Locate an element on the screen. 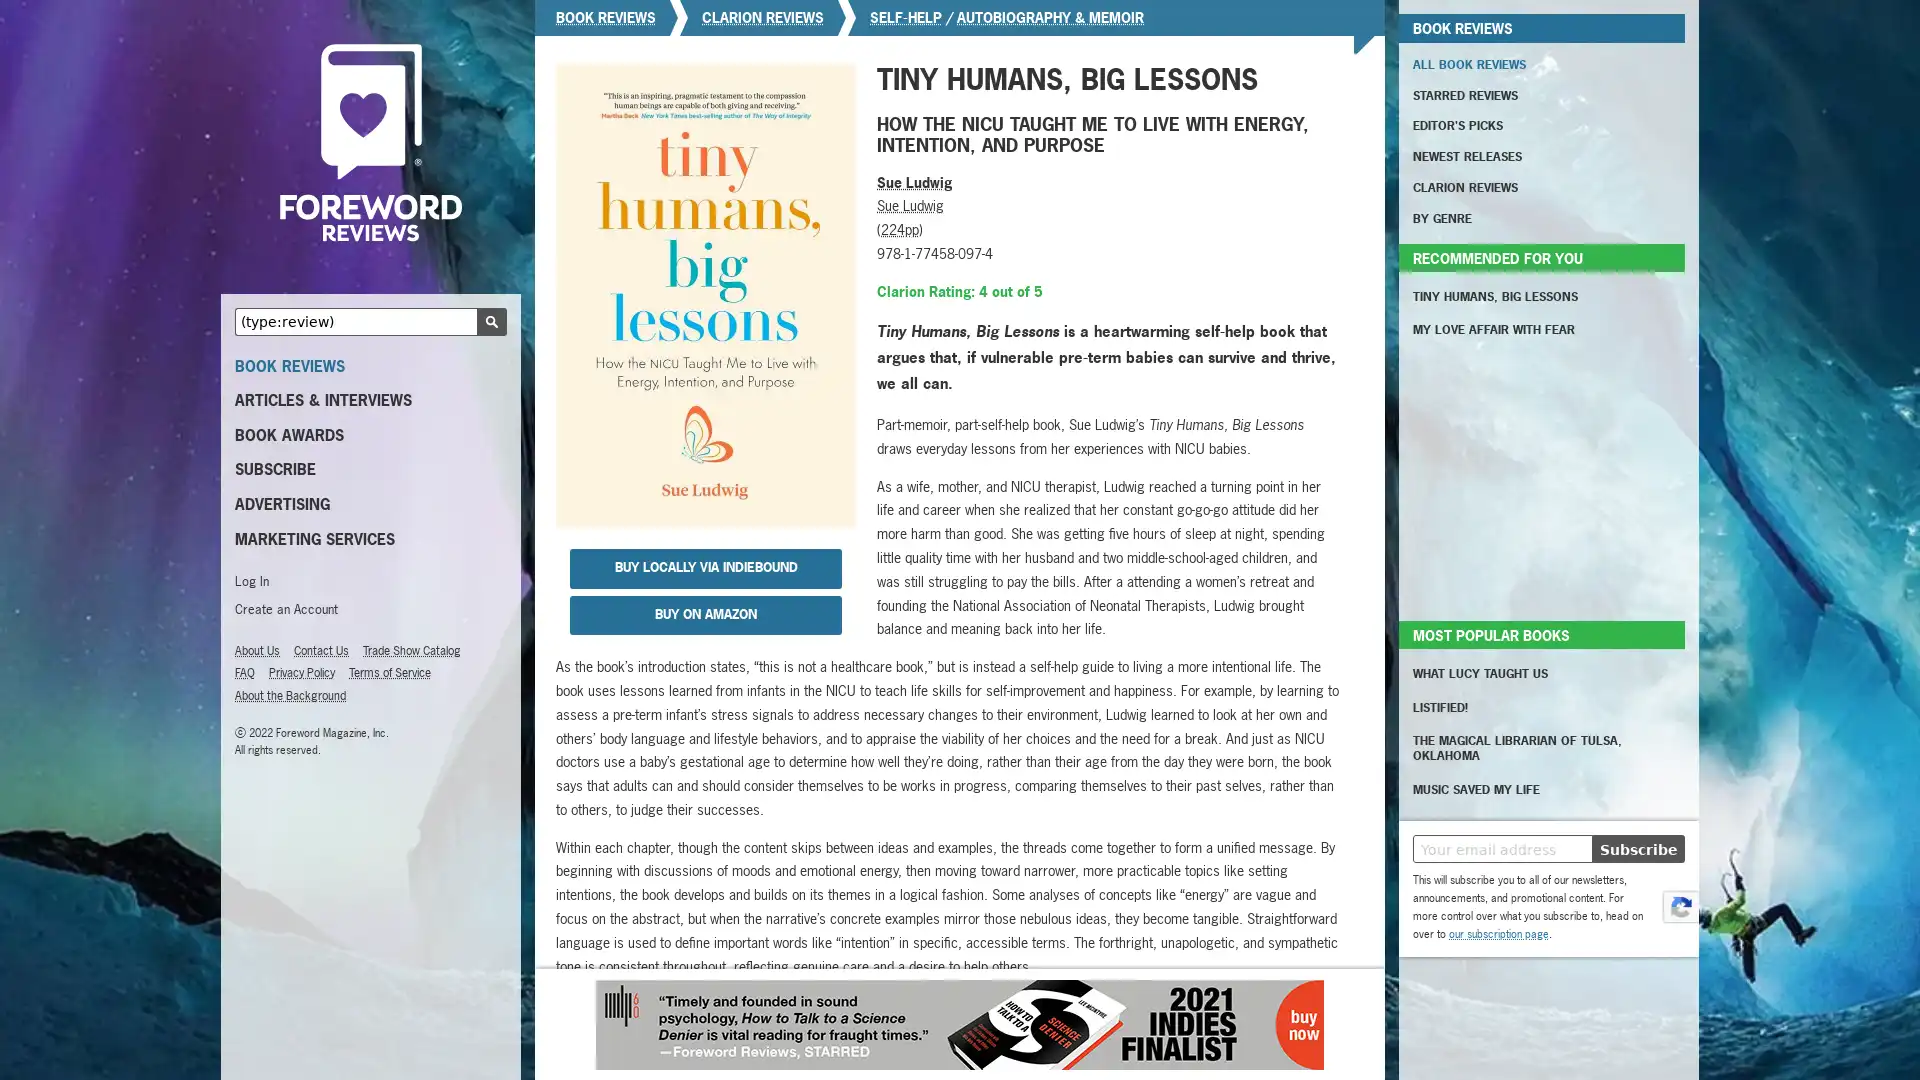  Search is located at coordinates (491, 320).